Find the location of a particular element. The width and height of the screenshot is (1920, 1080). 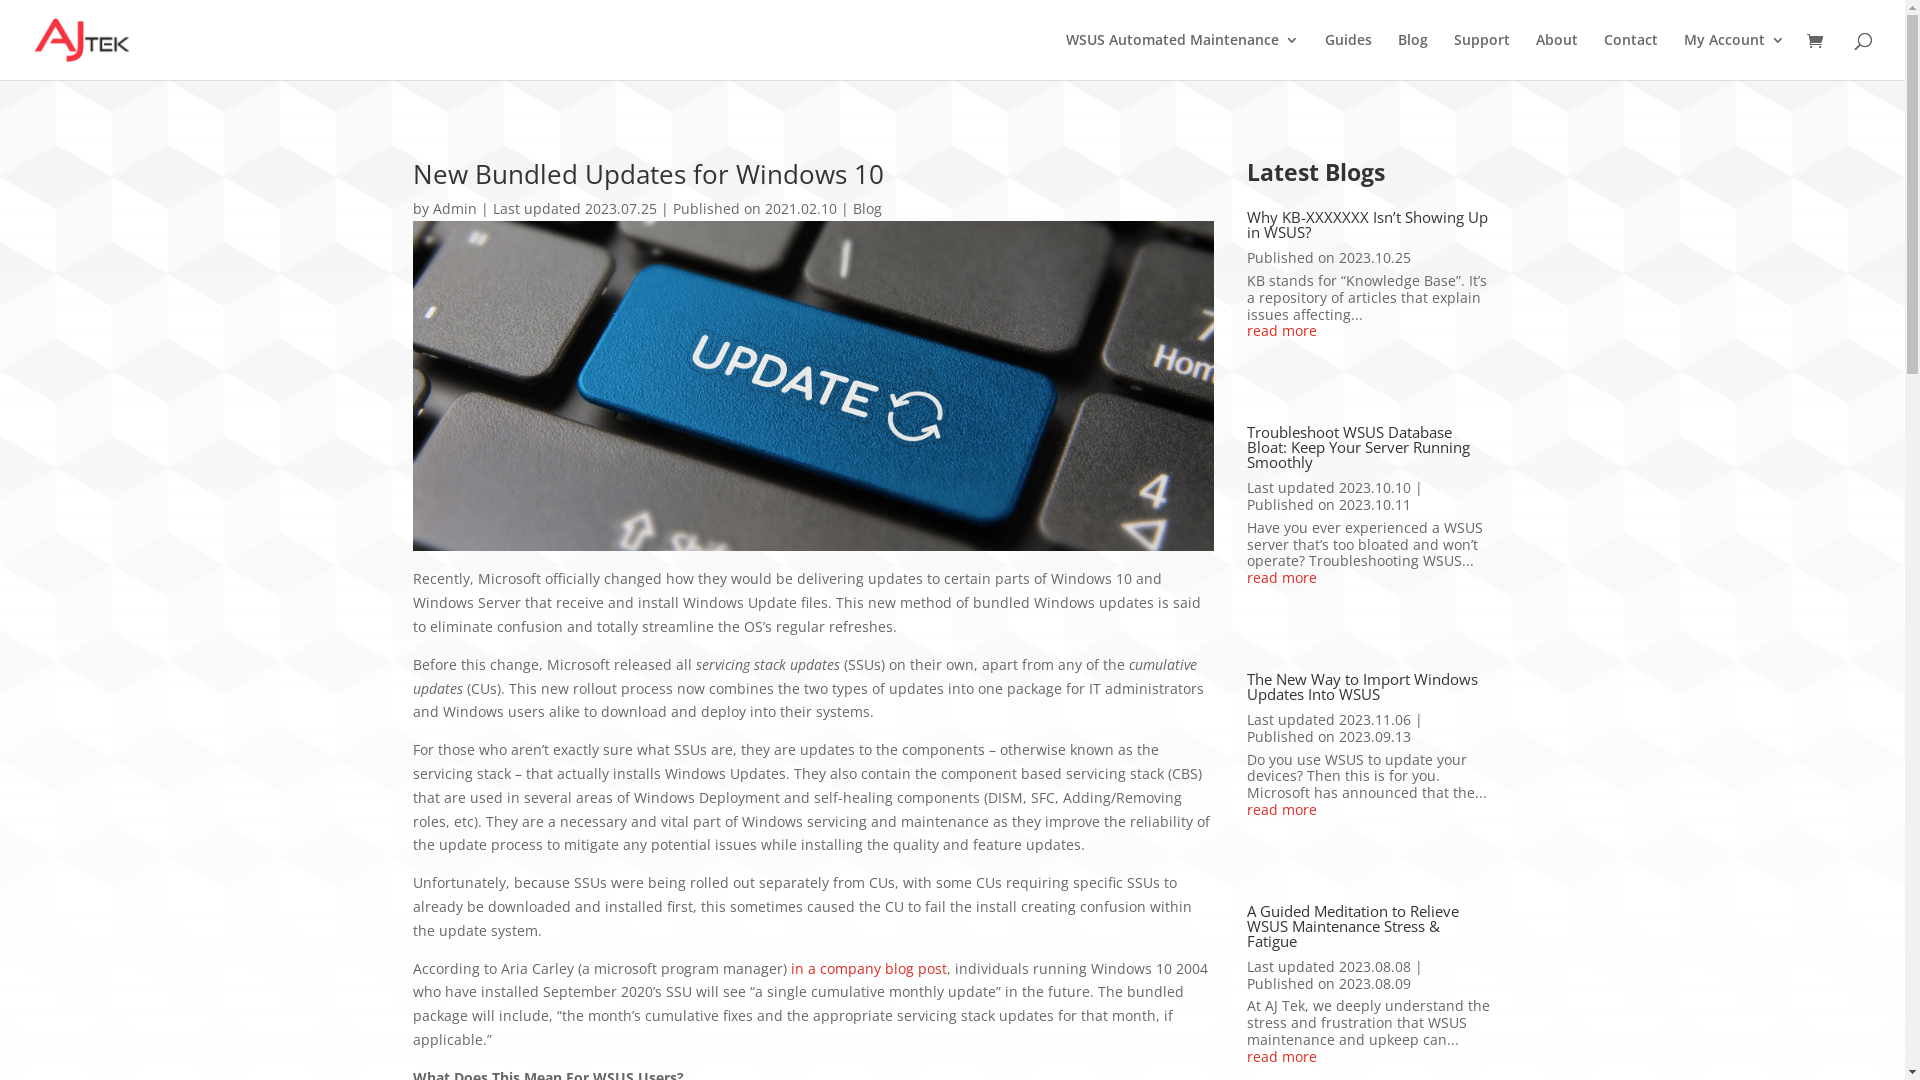

'read more' is located at coordinates (1246, 1056).